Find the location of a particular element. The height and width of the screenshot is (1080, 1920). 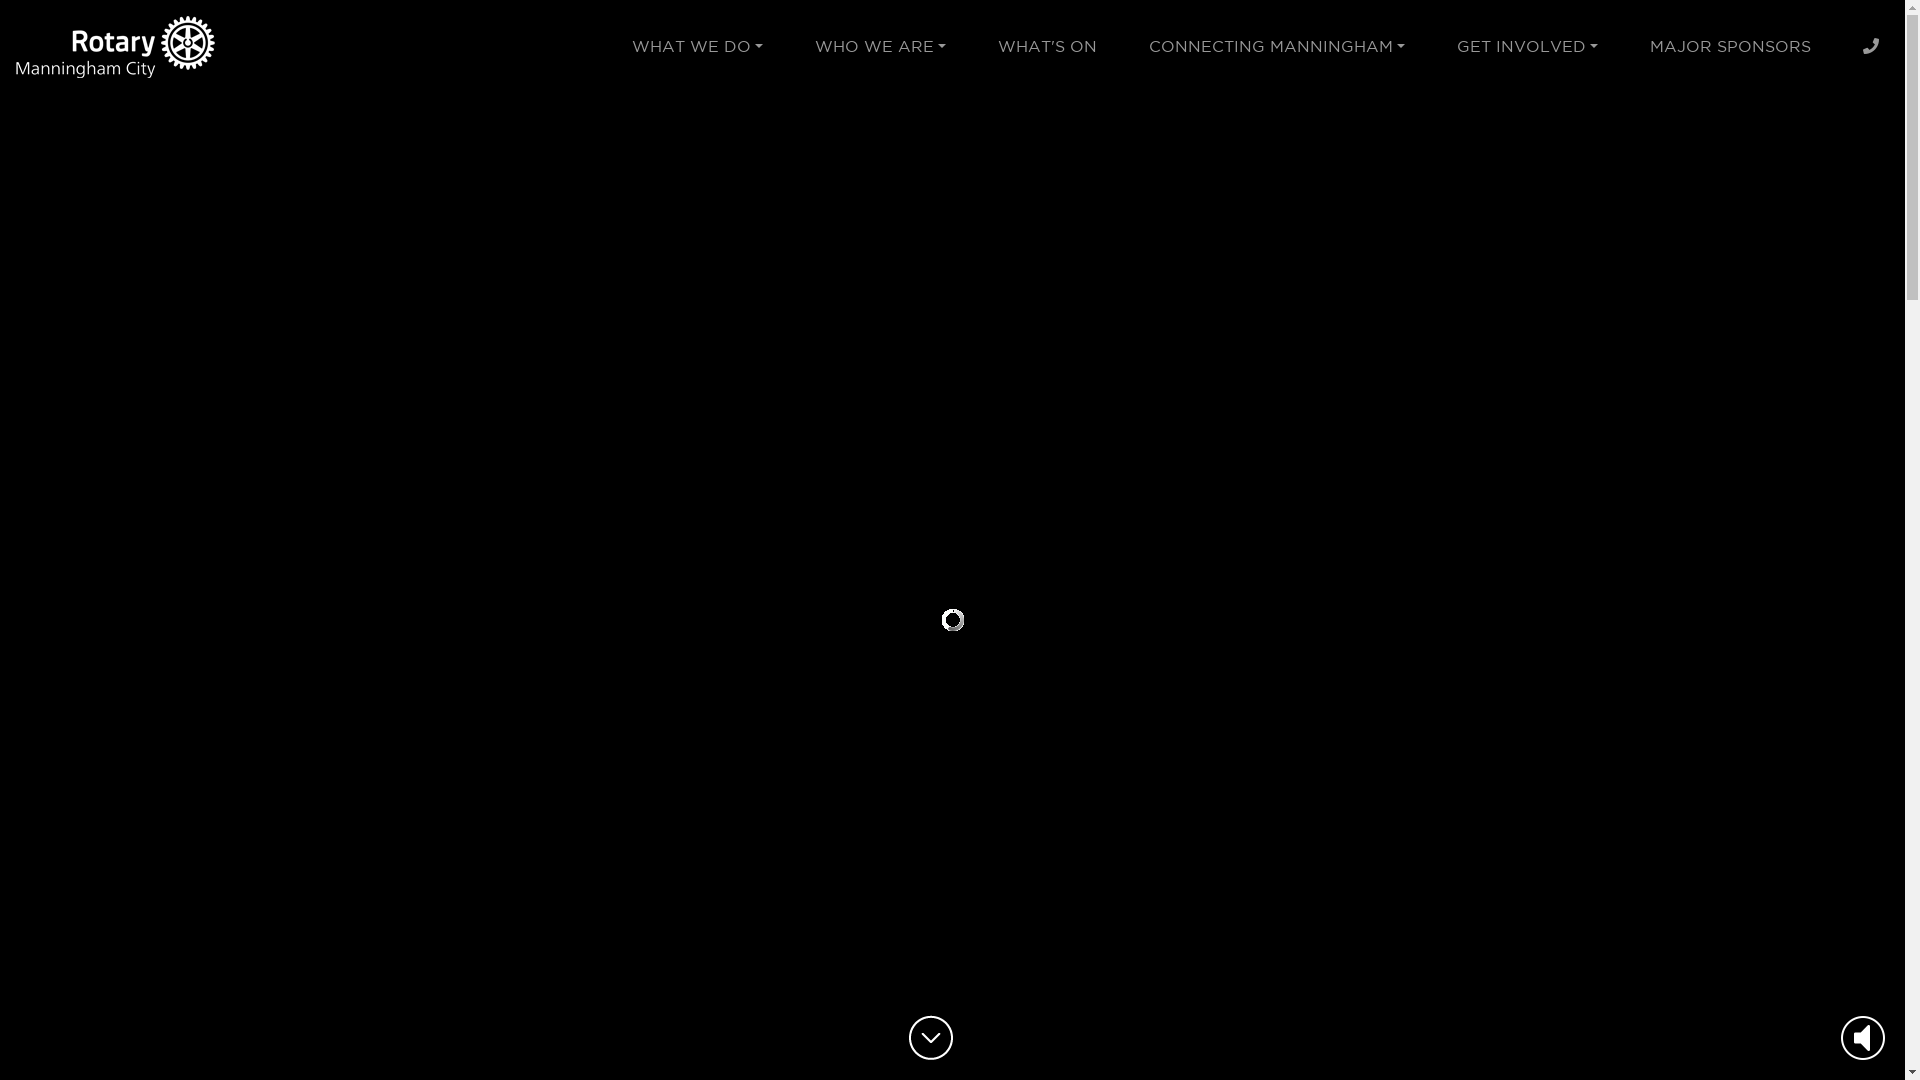

'MAJOR SPONSORS' is located at coordinates (1641, 49).